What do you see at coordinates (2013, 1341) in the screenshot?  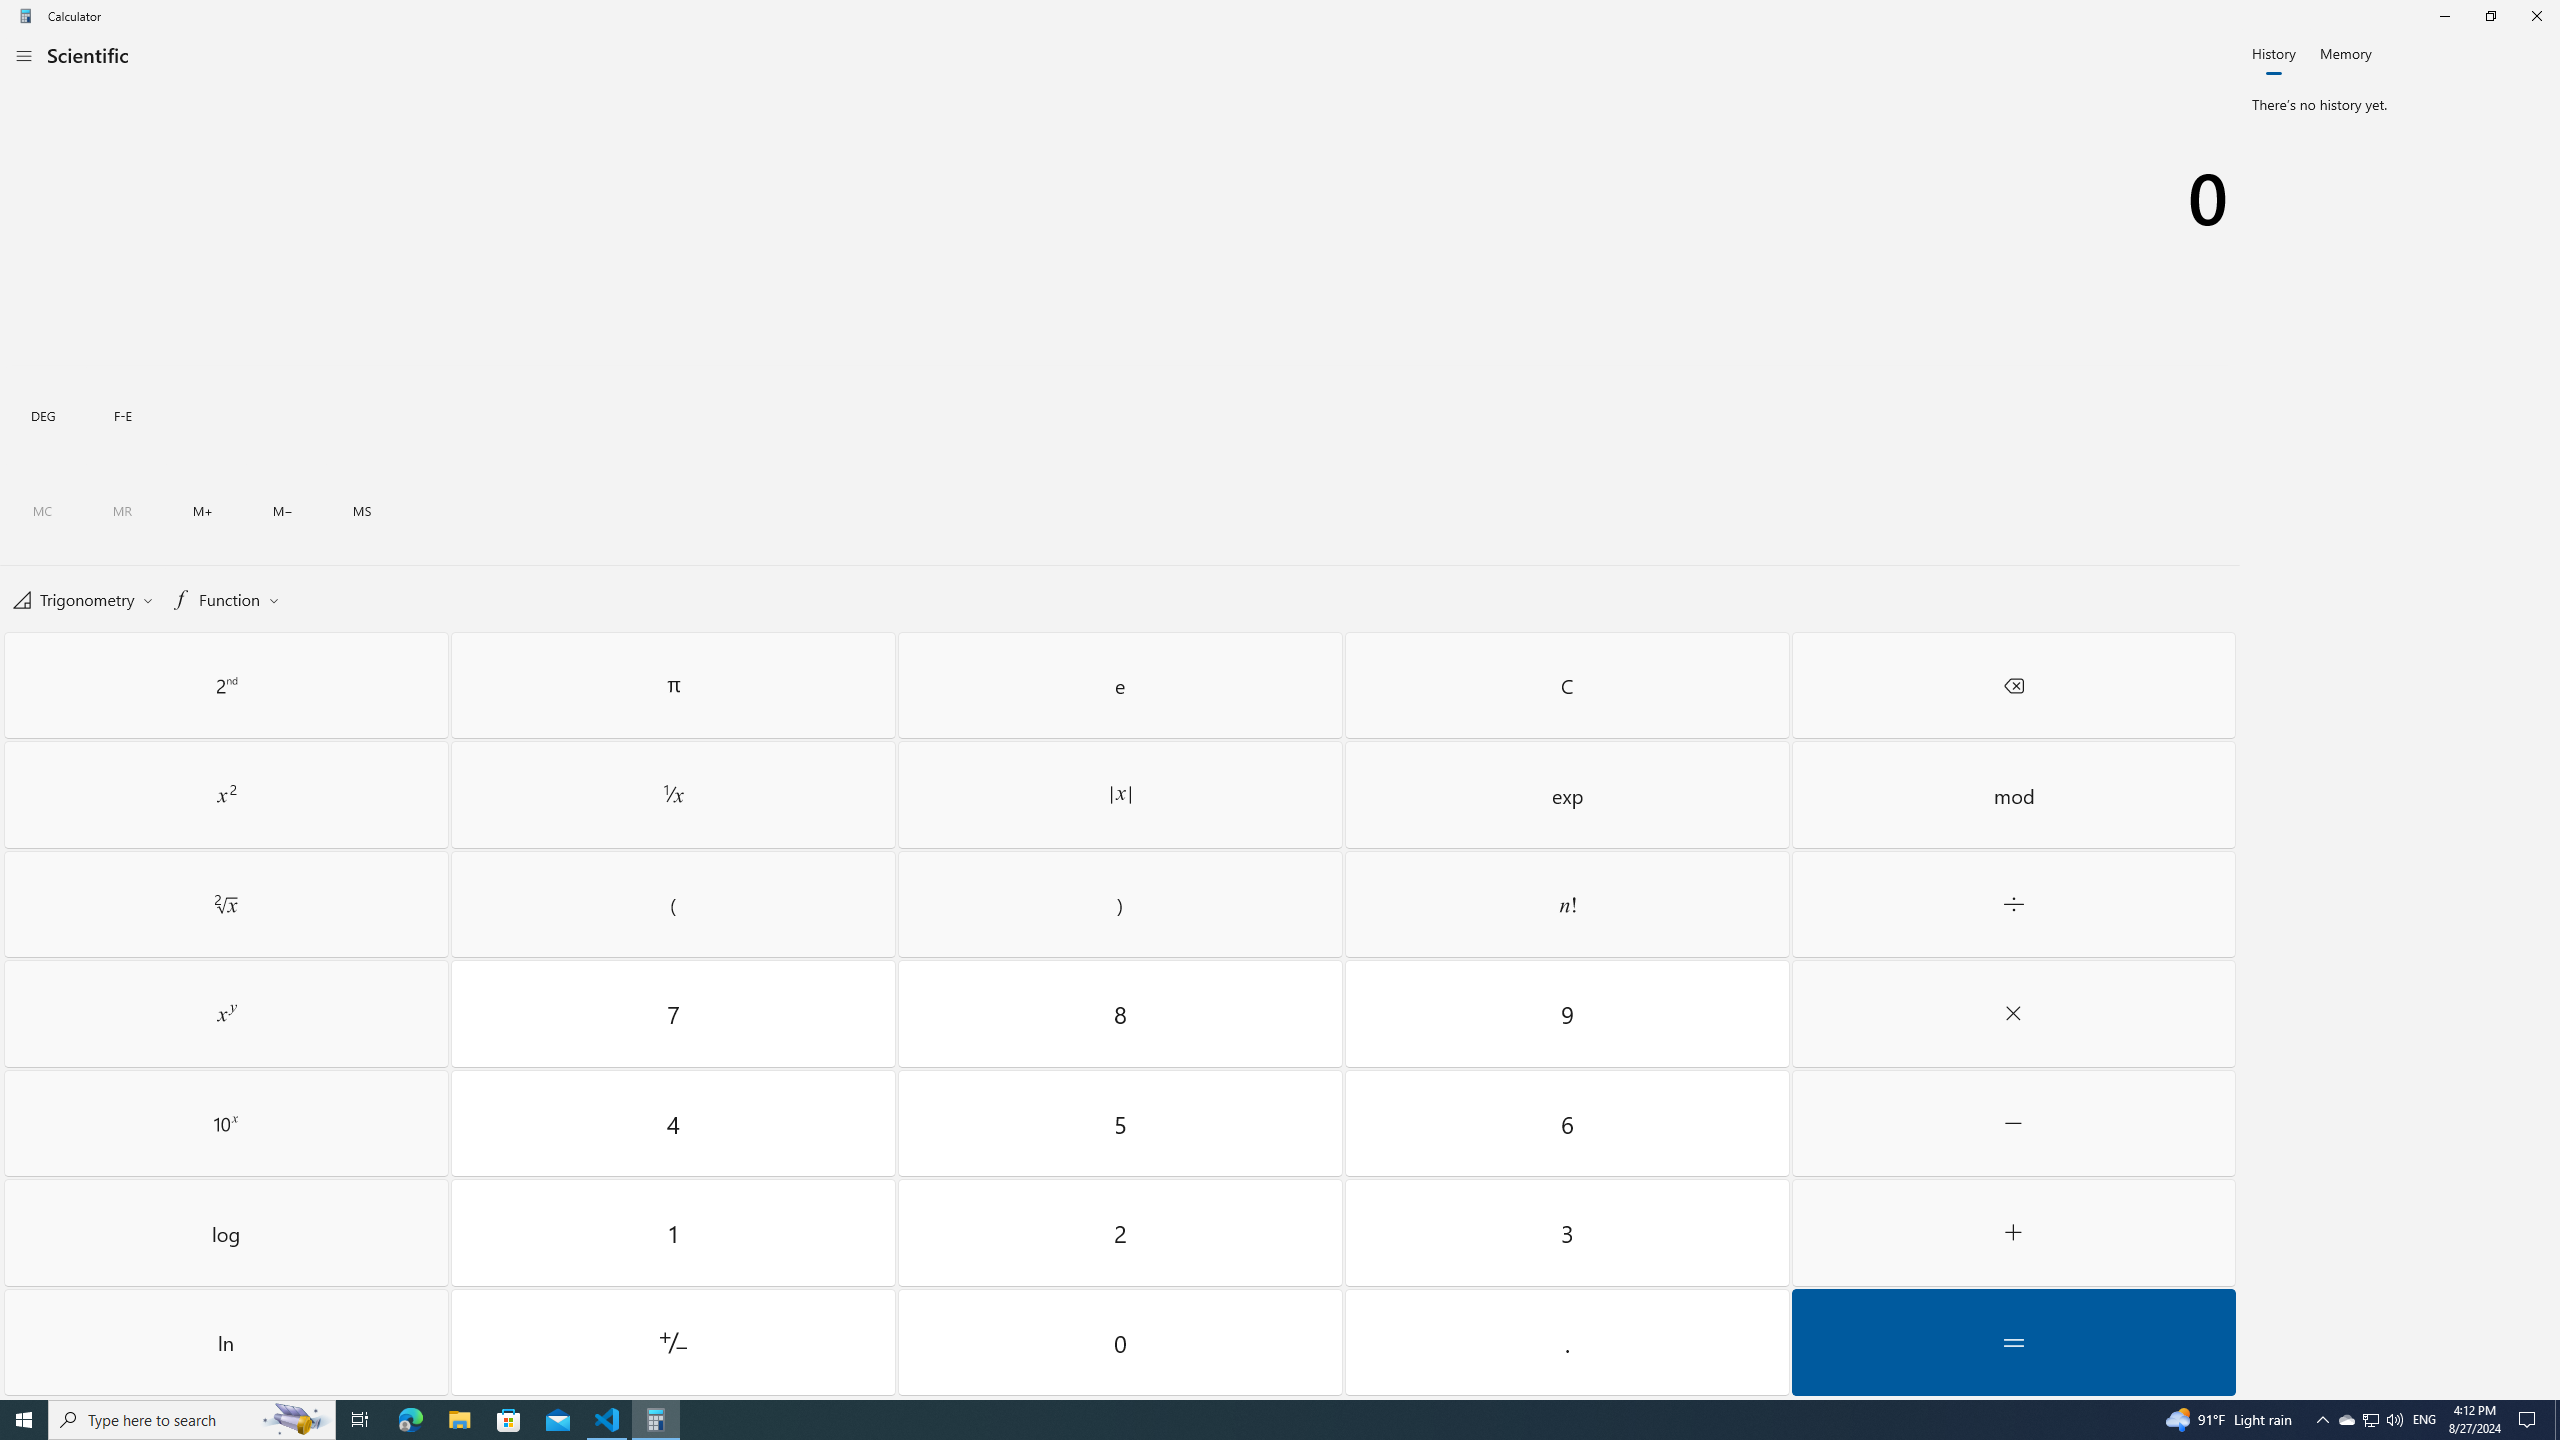 I see `'Equals'` at bounding box center [2013, 1341].